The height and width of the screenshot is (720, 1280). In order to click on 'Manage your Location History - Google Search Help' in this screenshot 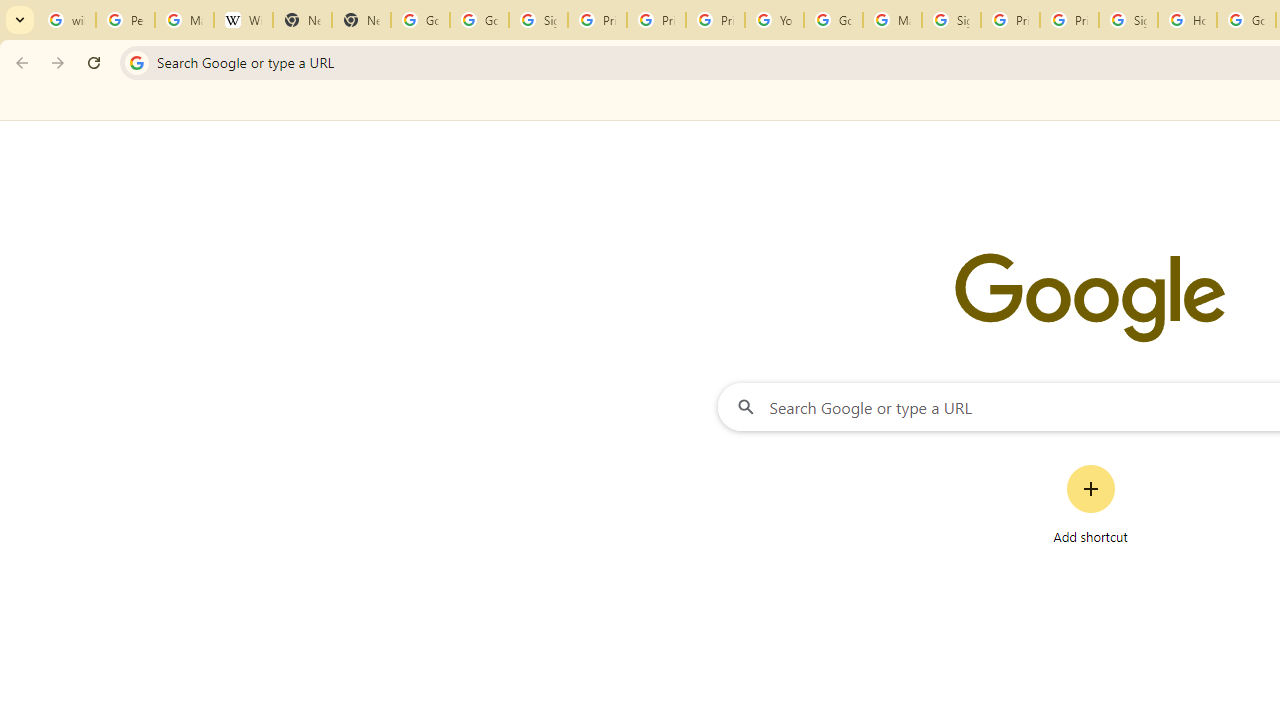, I will do `click(184, 20)`.